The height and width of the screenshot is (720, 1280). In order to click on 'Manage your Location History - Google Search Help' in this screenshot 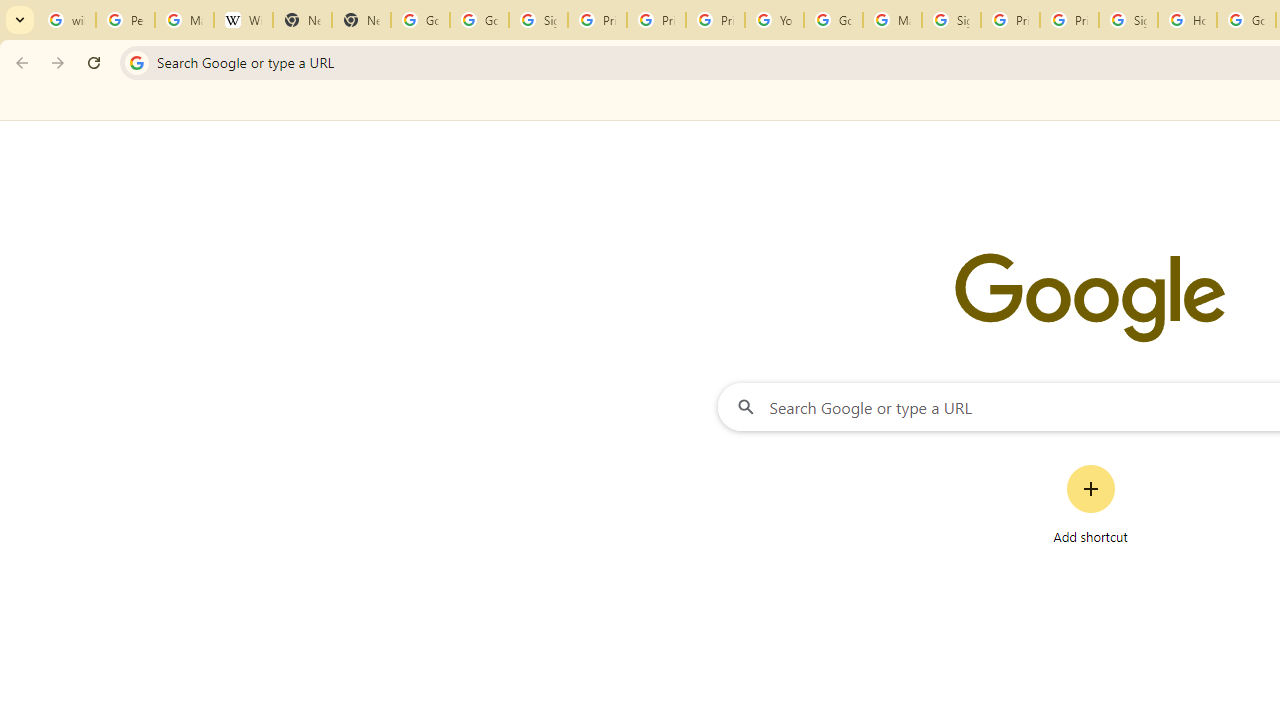, I will do `click(184, 20)`.